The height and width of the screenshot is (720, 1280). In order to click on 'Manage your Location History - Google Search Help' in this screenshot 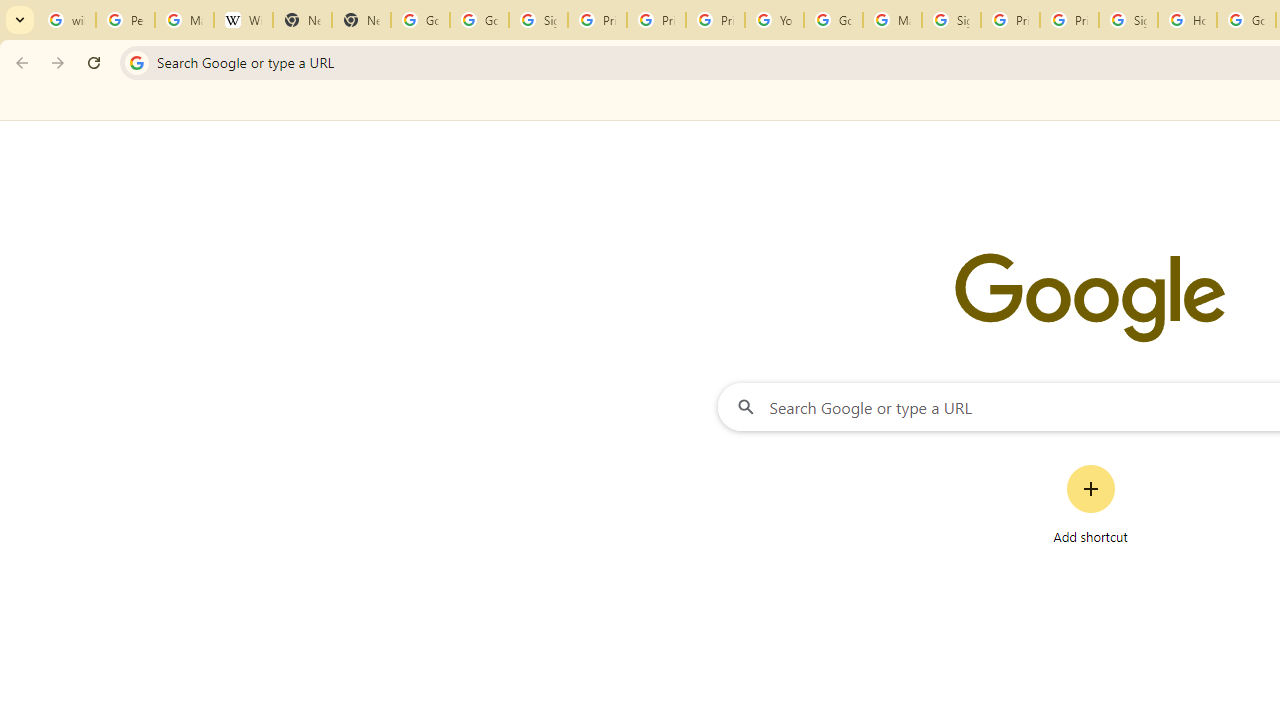, I will do `click(184, 20)`.